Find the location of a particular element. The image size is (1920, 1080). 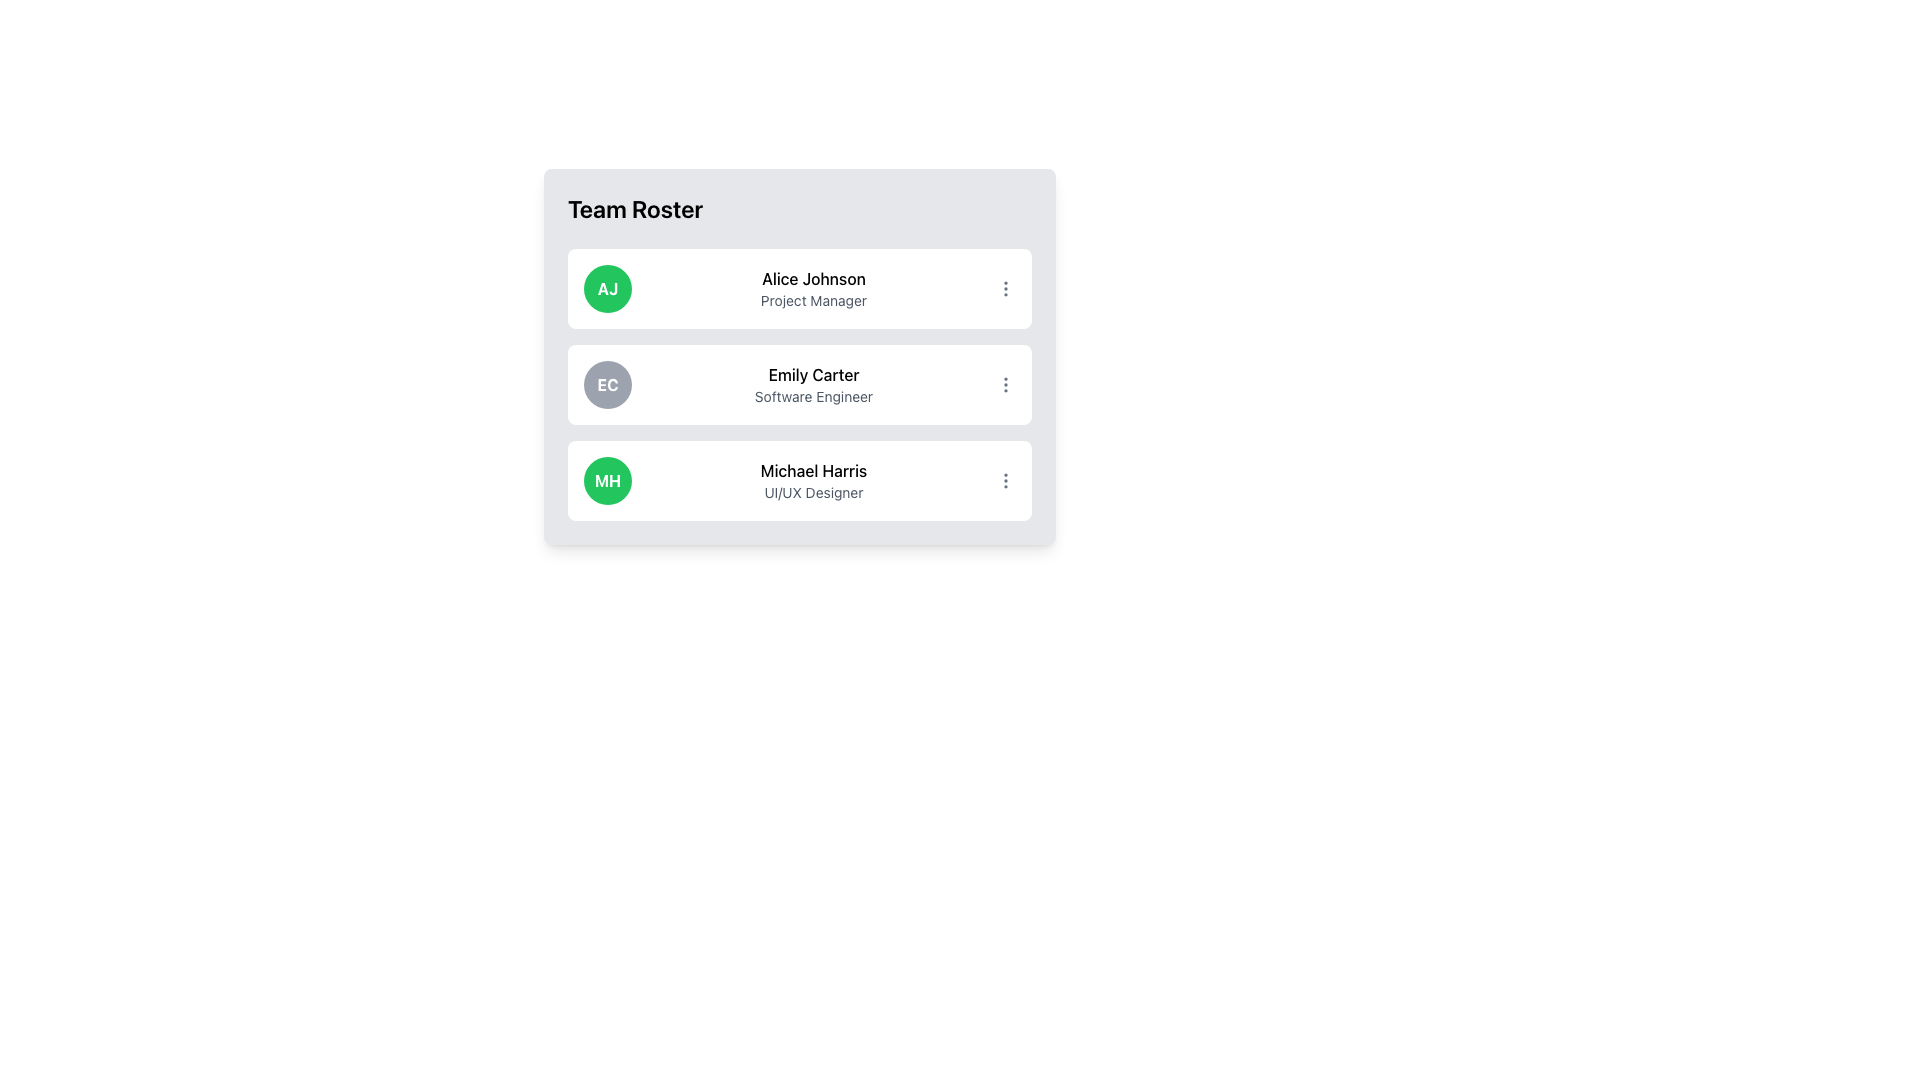

the text label displaying 'Michael Harris' in the third row of the 'Team Roster' list is located at coordinates (814, 481).